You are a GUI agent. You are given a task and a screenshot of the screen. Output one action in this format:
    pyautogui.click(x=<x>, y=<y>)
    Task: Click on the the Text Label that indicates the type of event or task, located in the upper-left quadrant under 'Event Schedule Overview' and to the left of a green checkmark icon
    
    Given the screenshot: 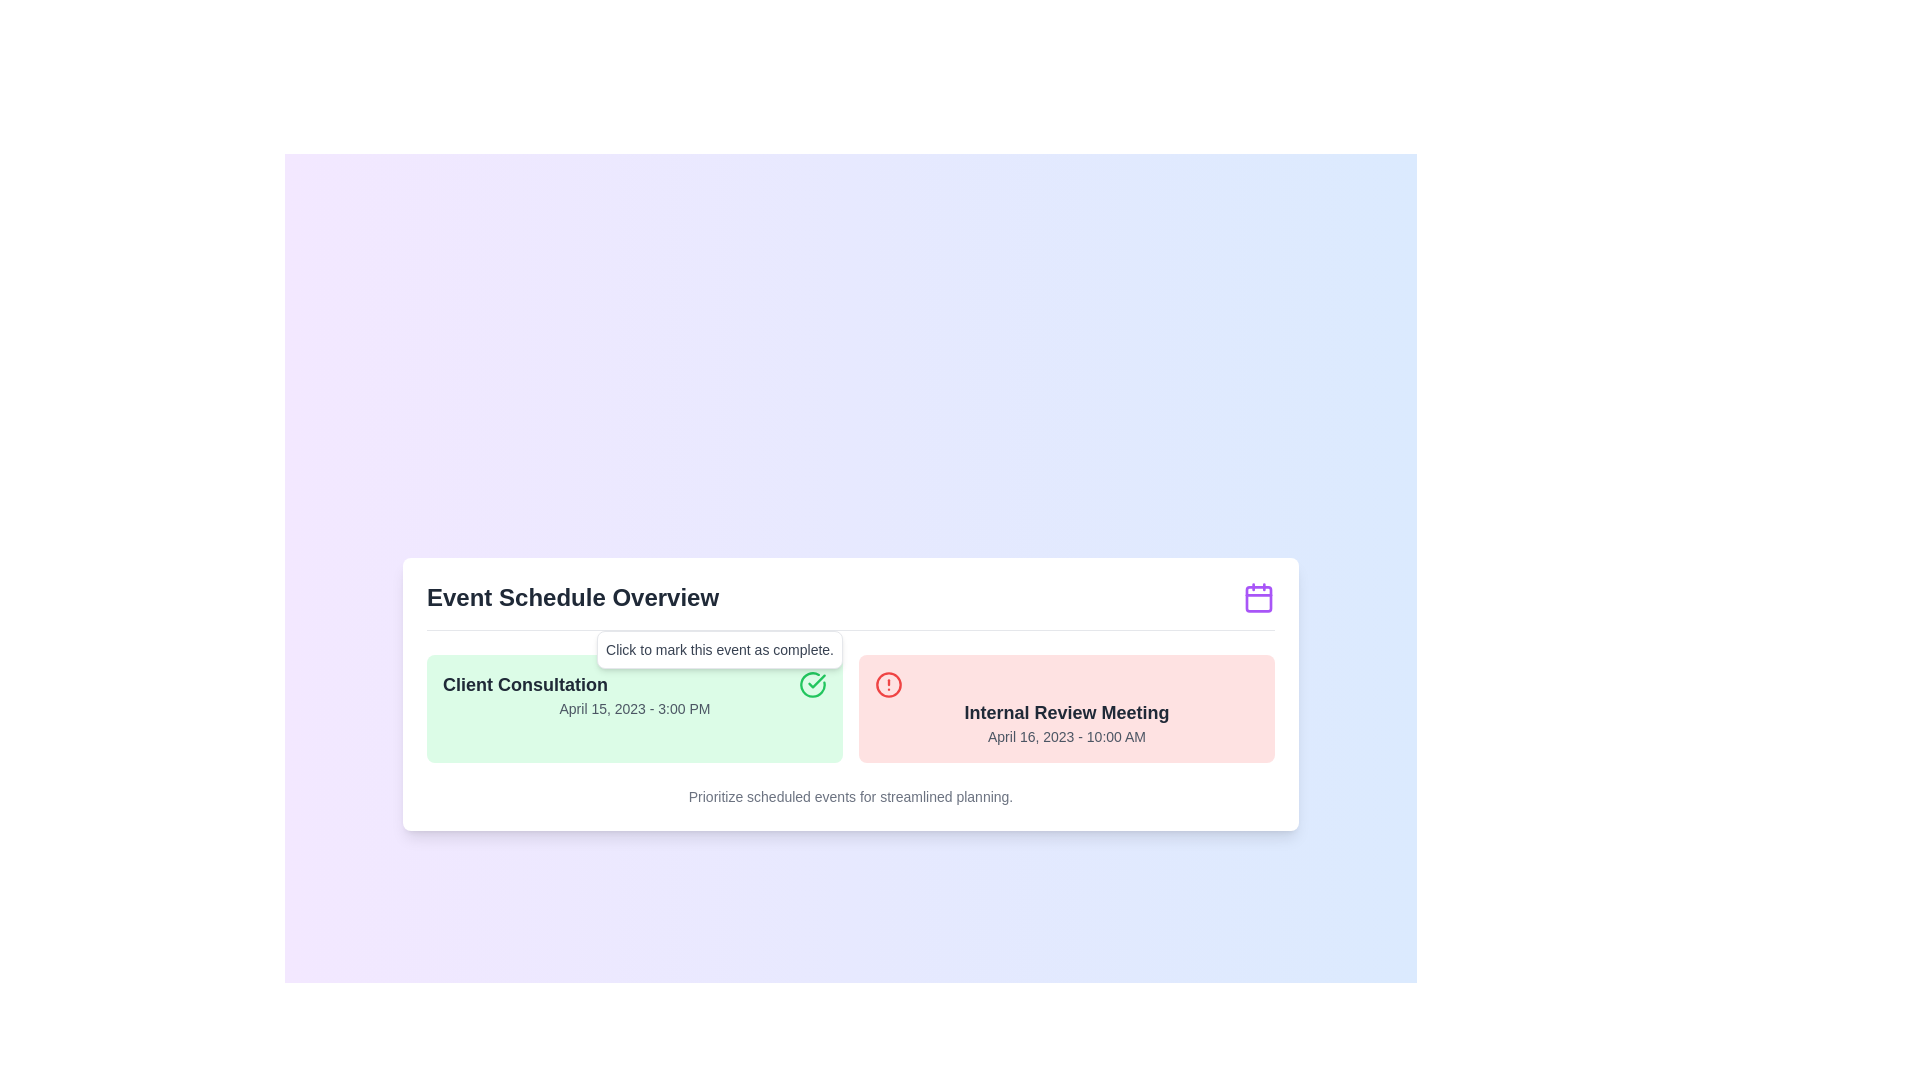 What is the action you would take?
    pyautogui.click(x=525, y=683)
    